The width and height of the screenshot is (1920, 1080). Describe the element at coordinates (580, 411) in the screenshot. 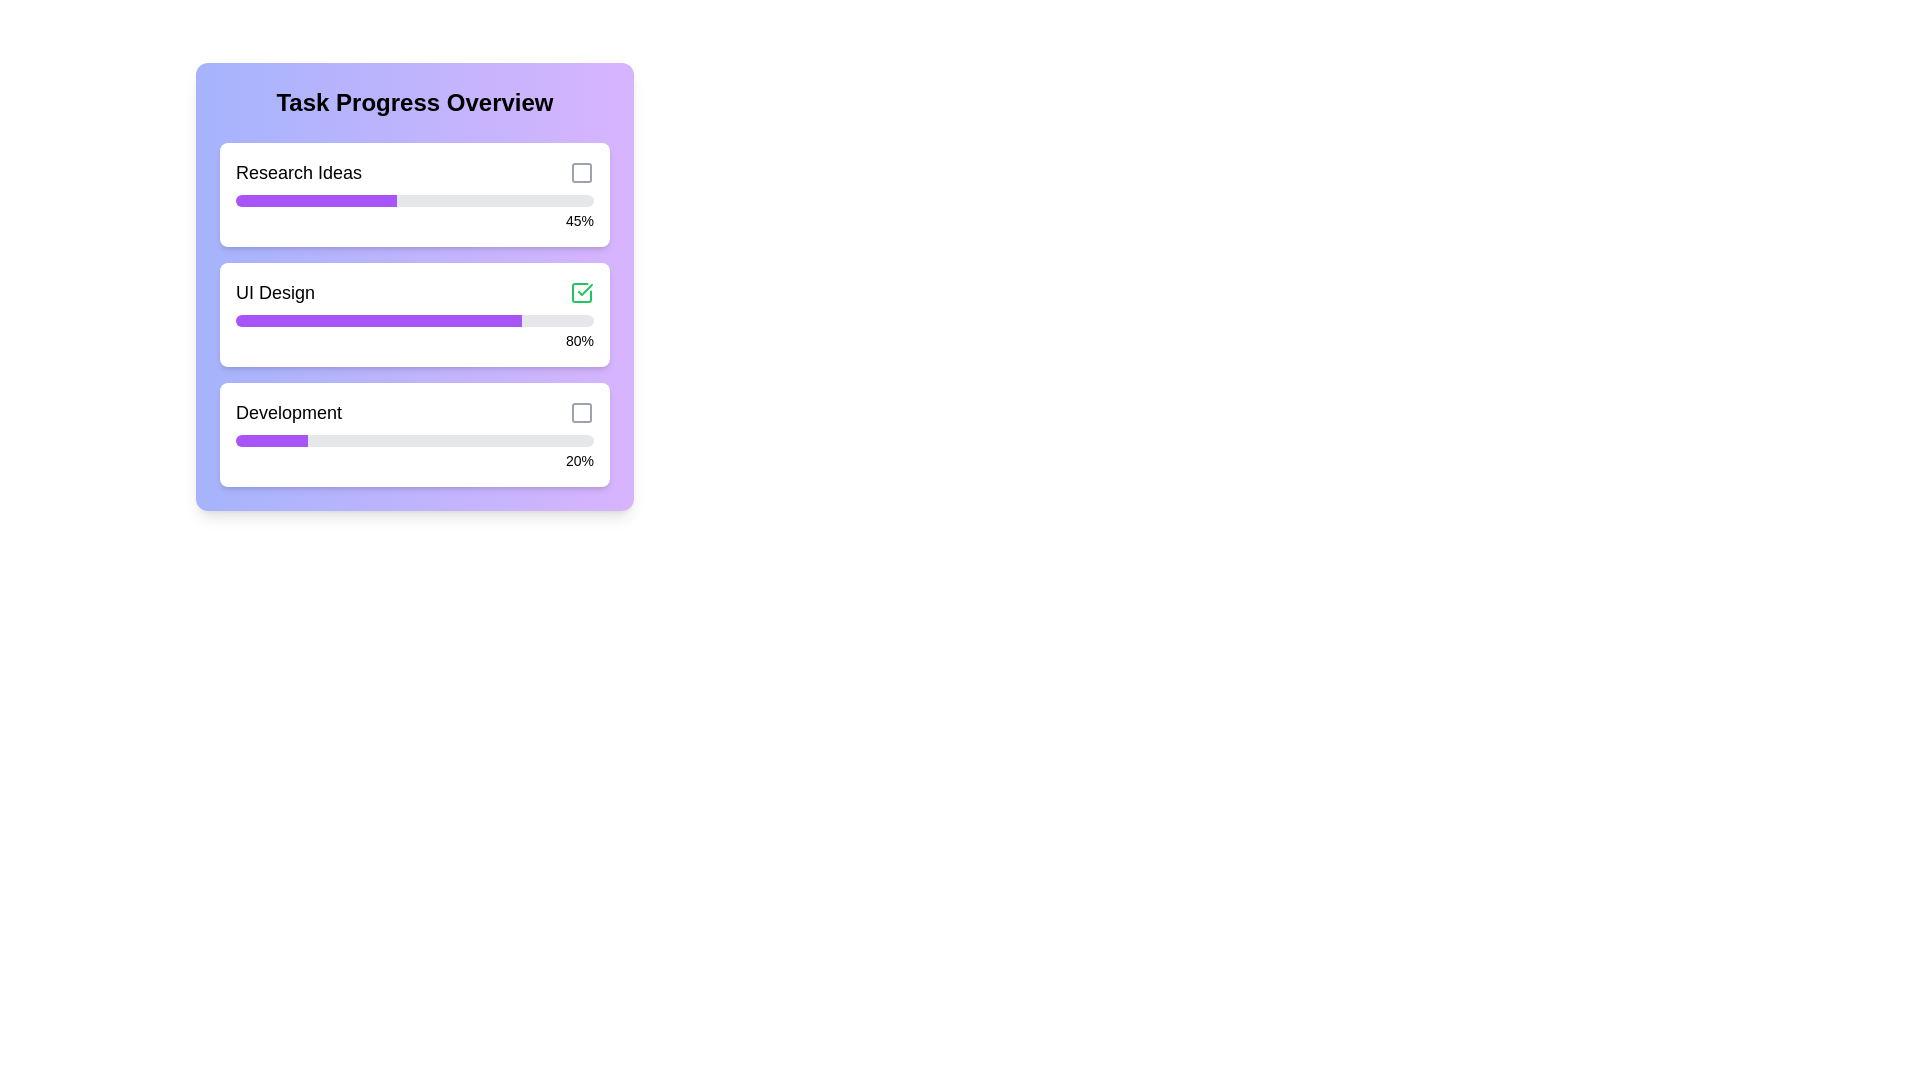

I see `the checkbox icon for the 'Development' task` at that location.